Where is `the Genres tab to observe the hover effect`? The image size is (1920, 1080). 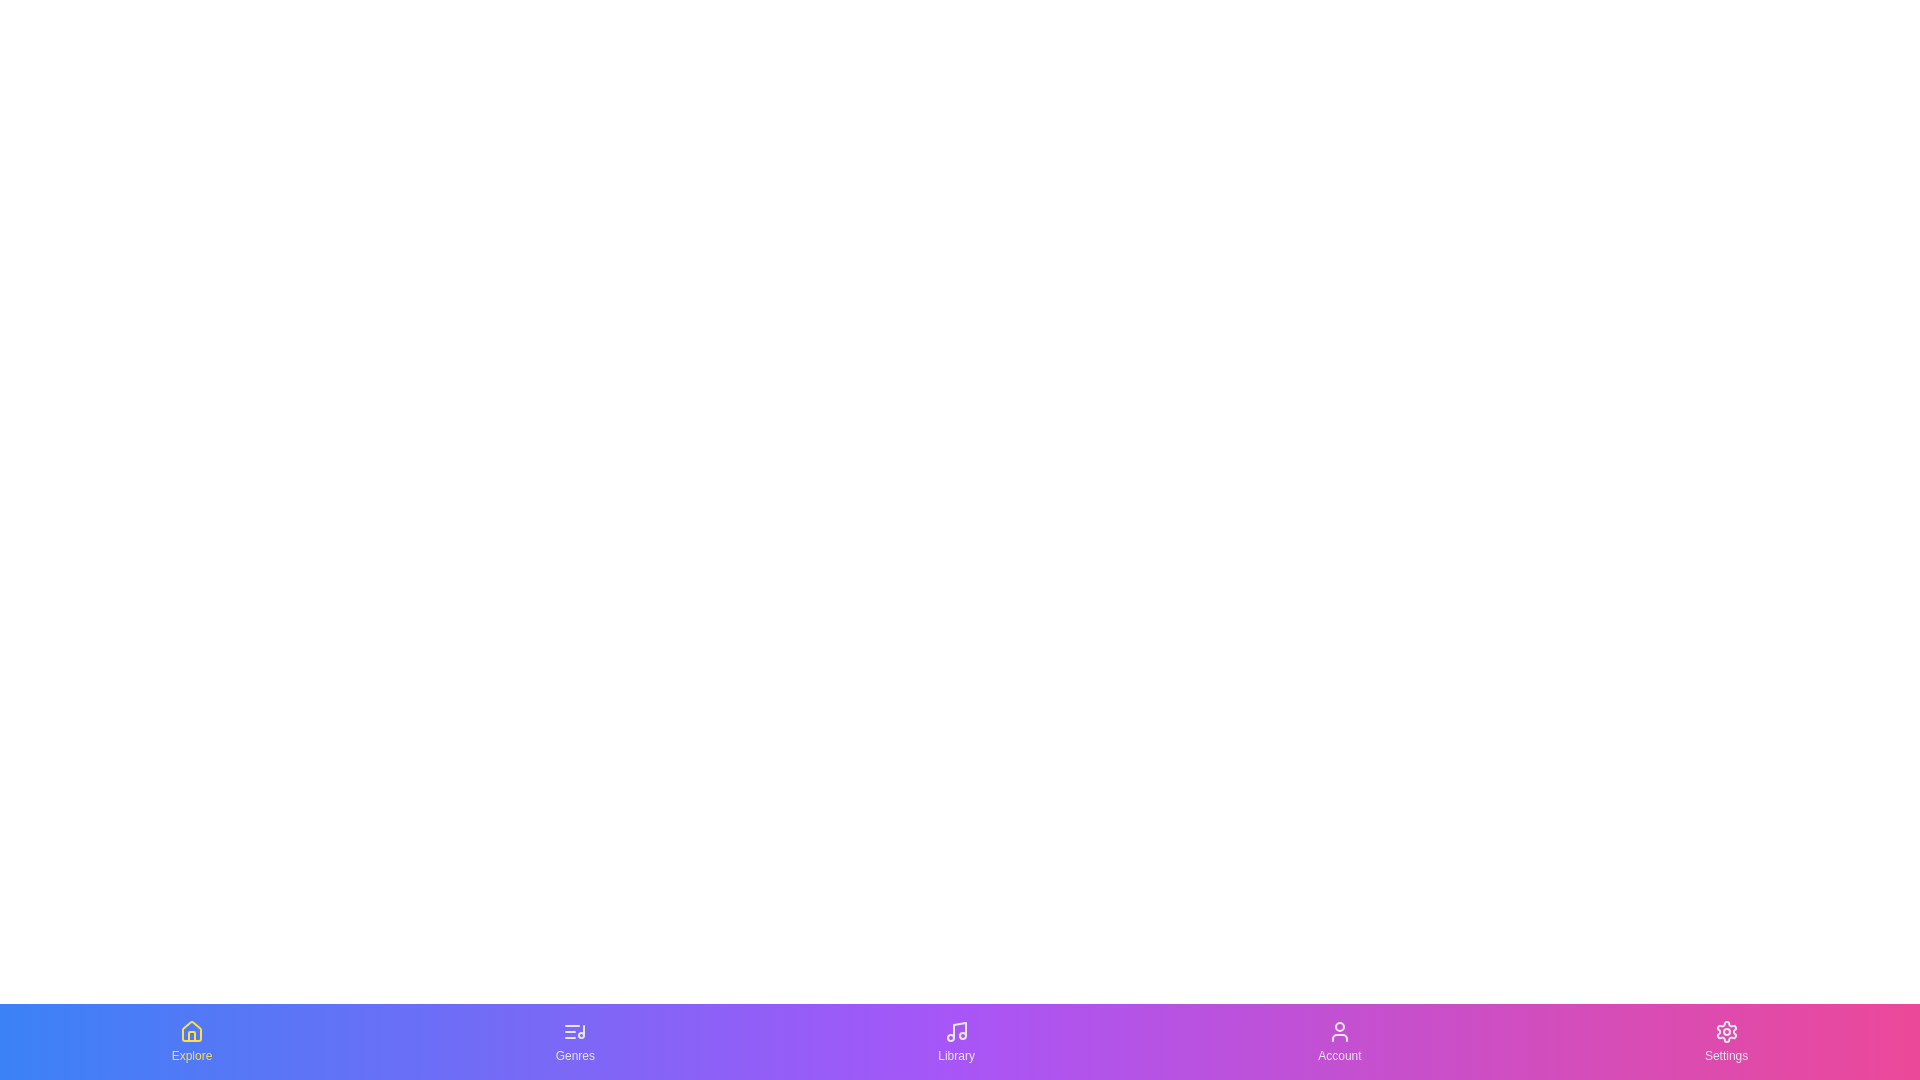
the Genres tab to observe the hover effect is located at coordinates (574, 1040).